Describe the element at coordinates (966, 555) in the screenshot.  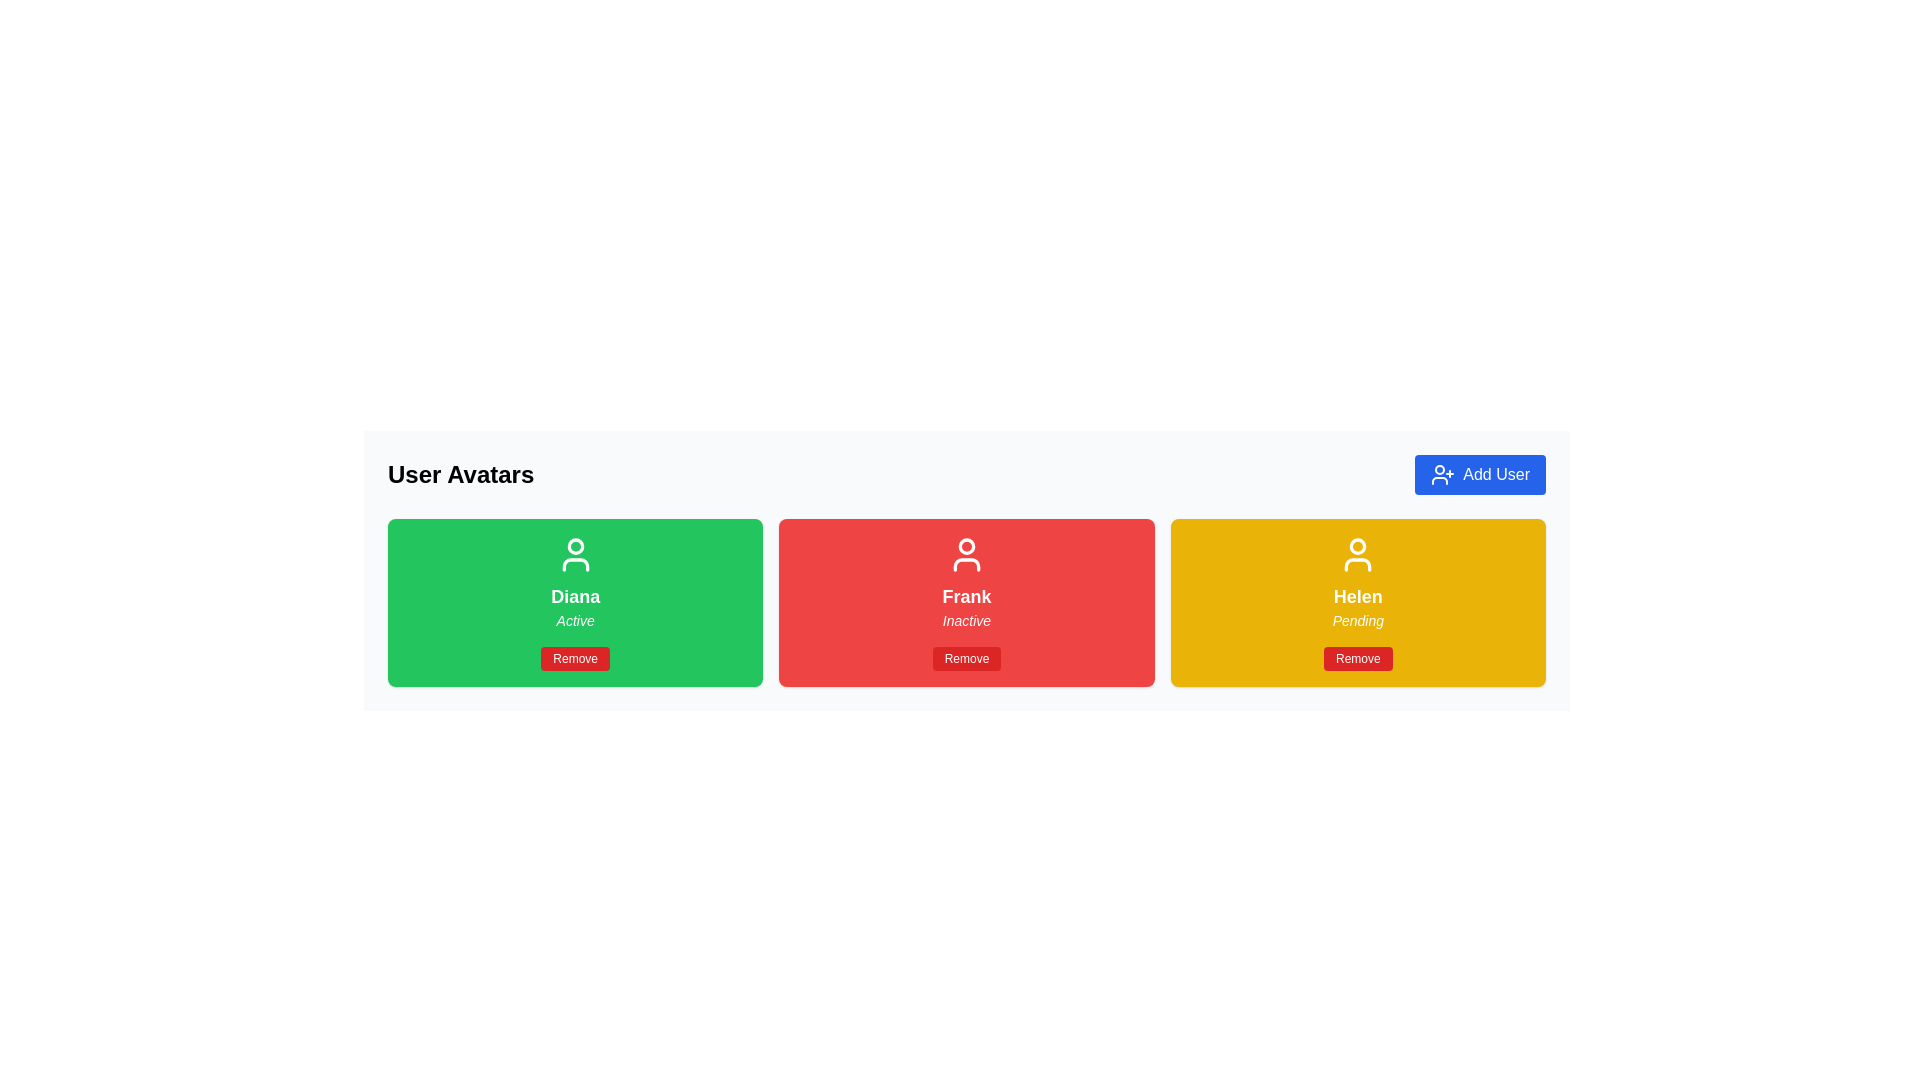
I see `the user icon with a red background and white outlines, positioned above the name 'Frank' in the red rectangular card labeled 'Frank Inactive'` at that location.